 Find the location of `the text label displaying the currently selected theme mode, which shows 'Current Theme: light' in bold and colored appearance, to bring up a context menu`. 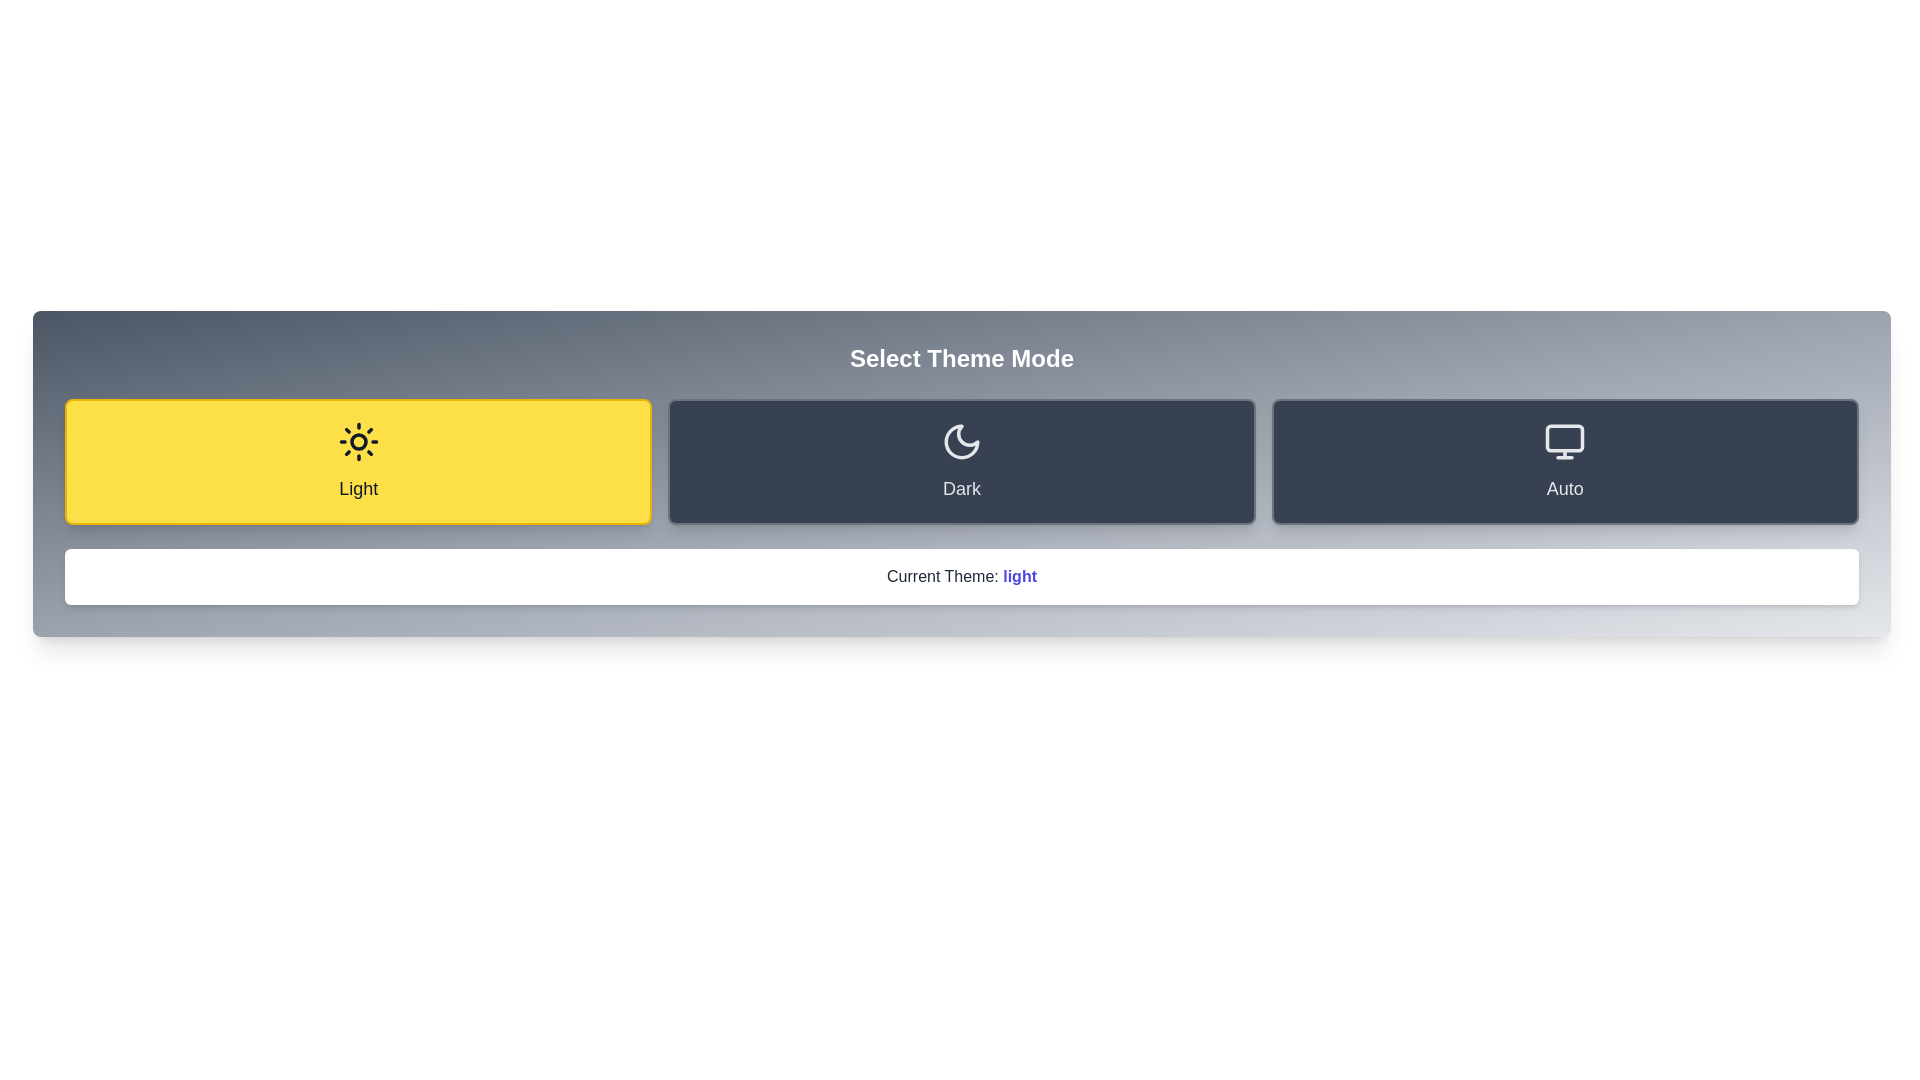

the text label displaying the currently selected theme mode, which shows 'Current Theme: light' in bold and colored appearance, to bring up a context menu is located at coordinates (1019, 575).